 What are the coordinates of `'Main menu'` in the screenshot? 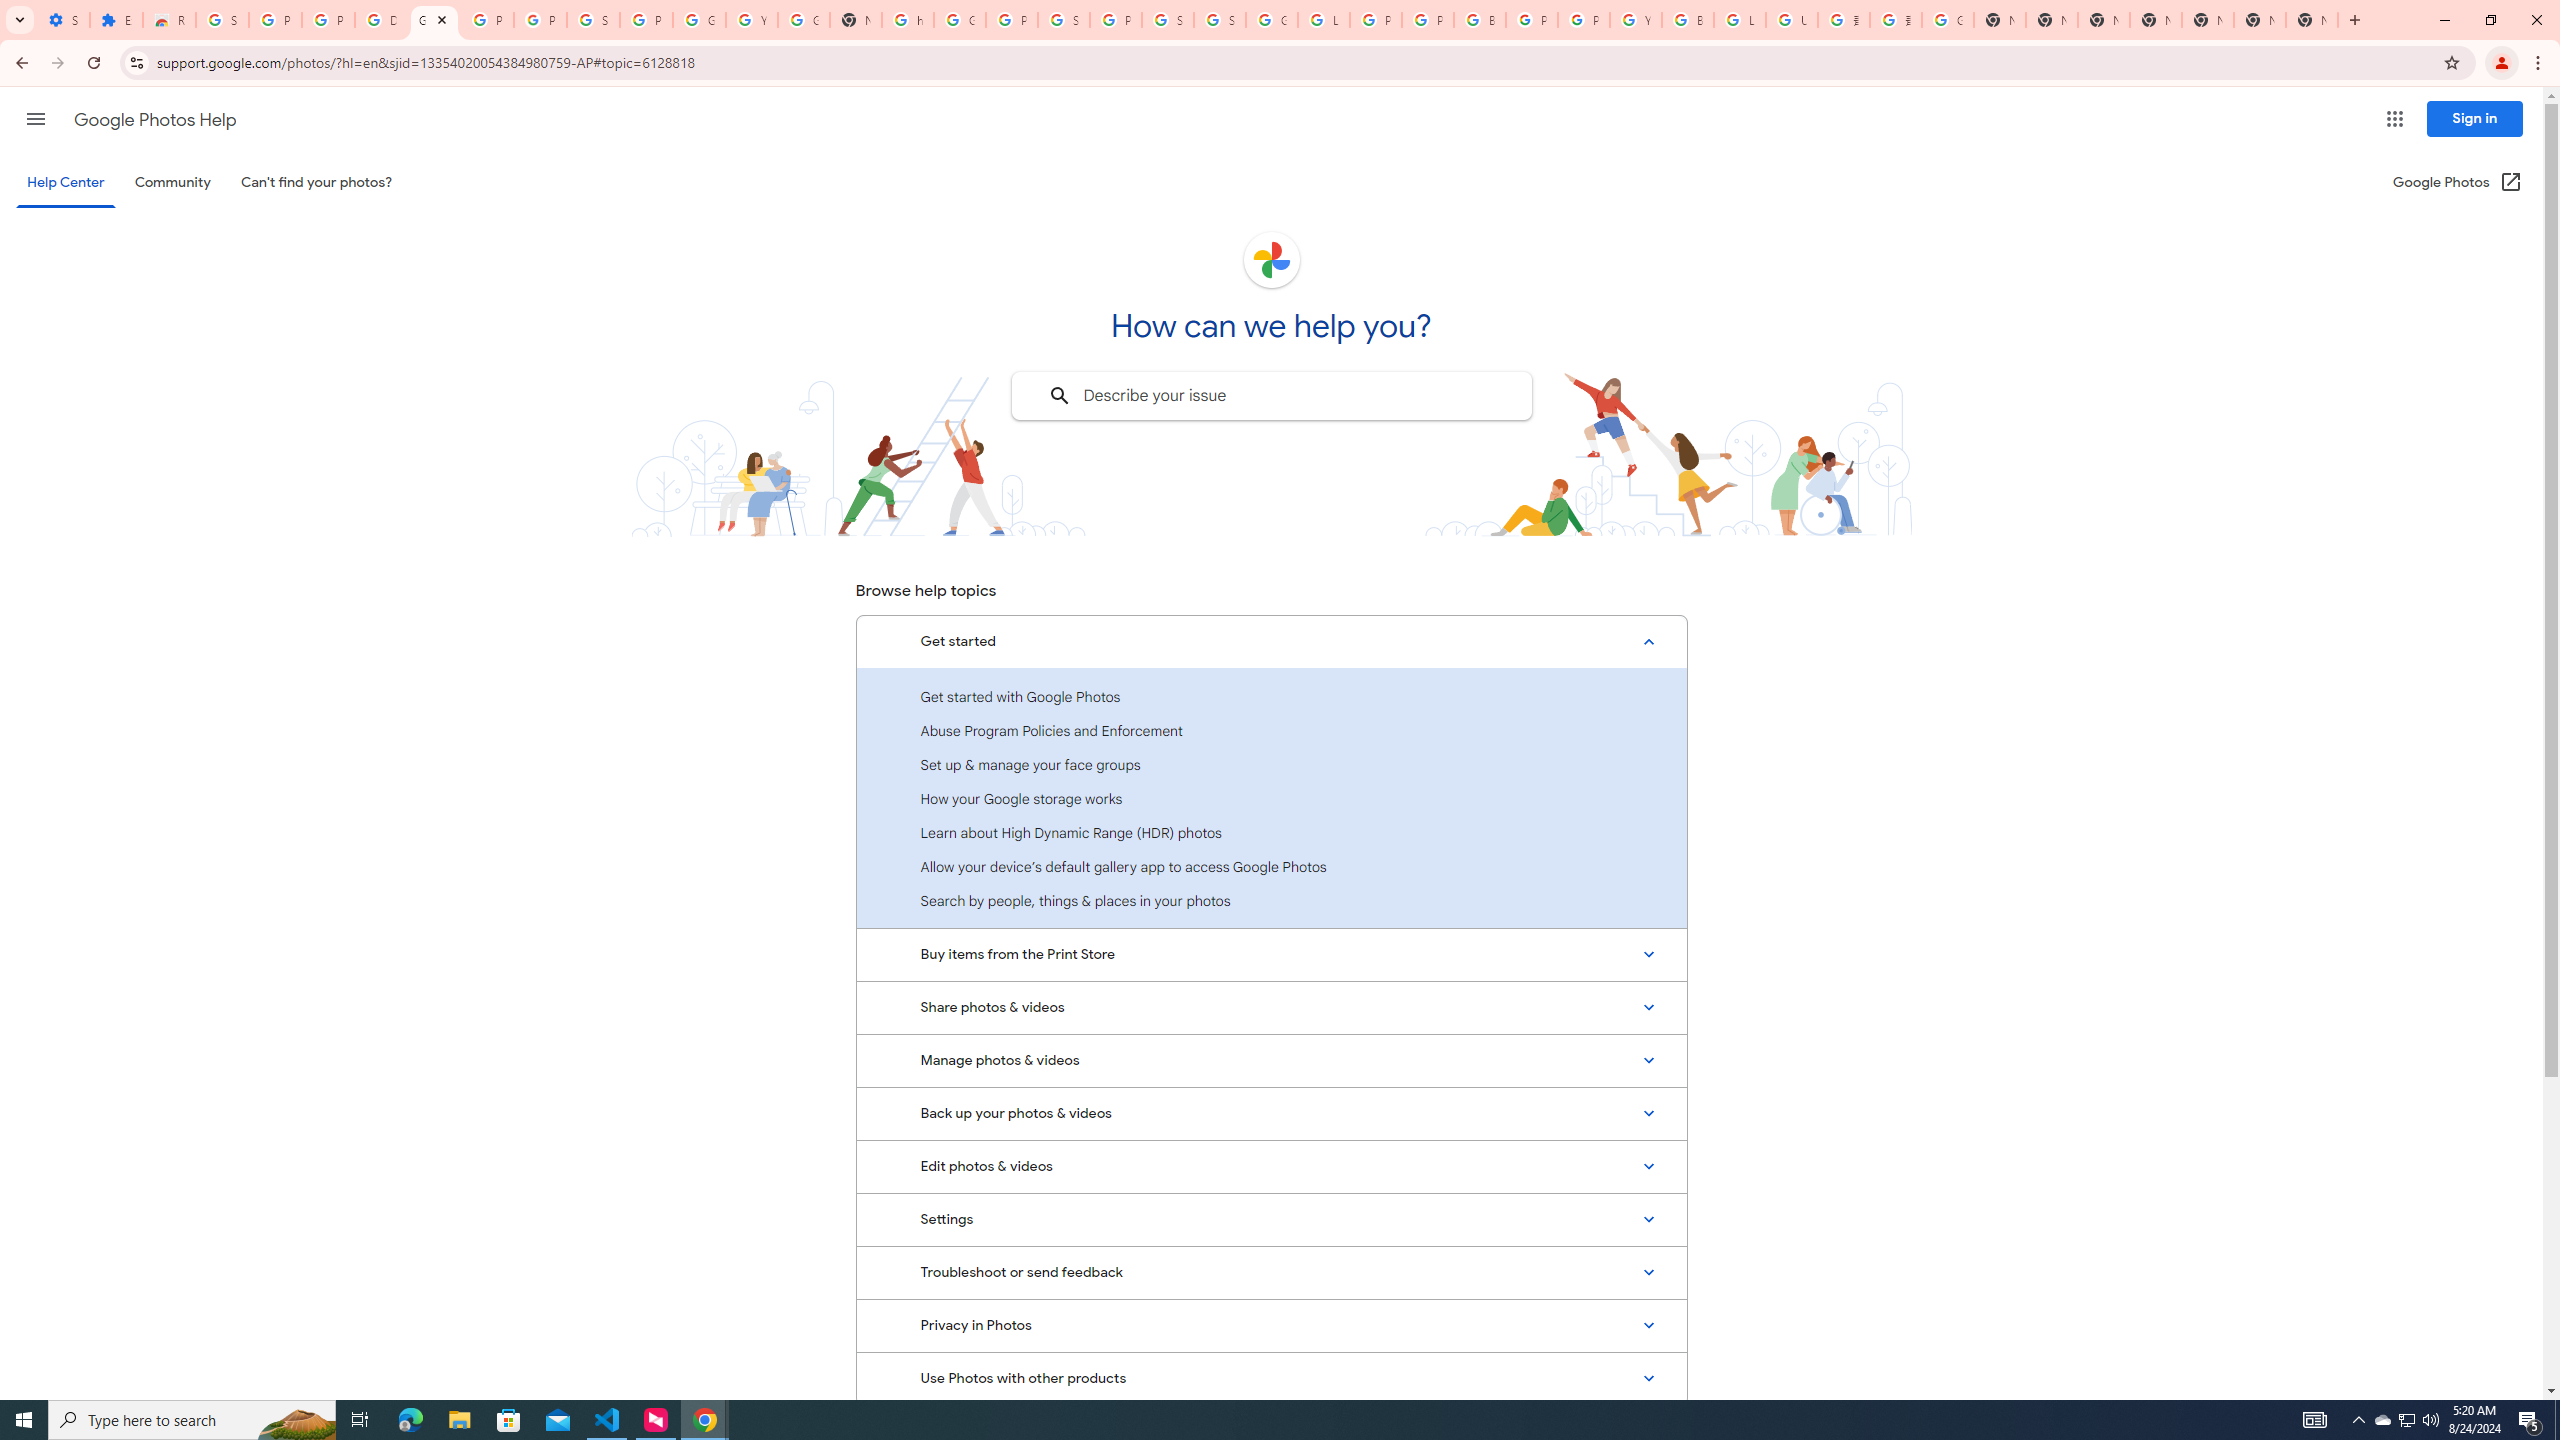 It's located at (34, 118).